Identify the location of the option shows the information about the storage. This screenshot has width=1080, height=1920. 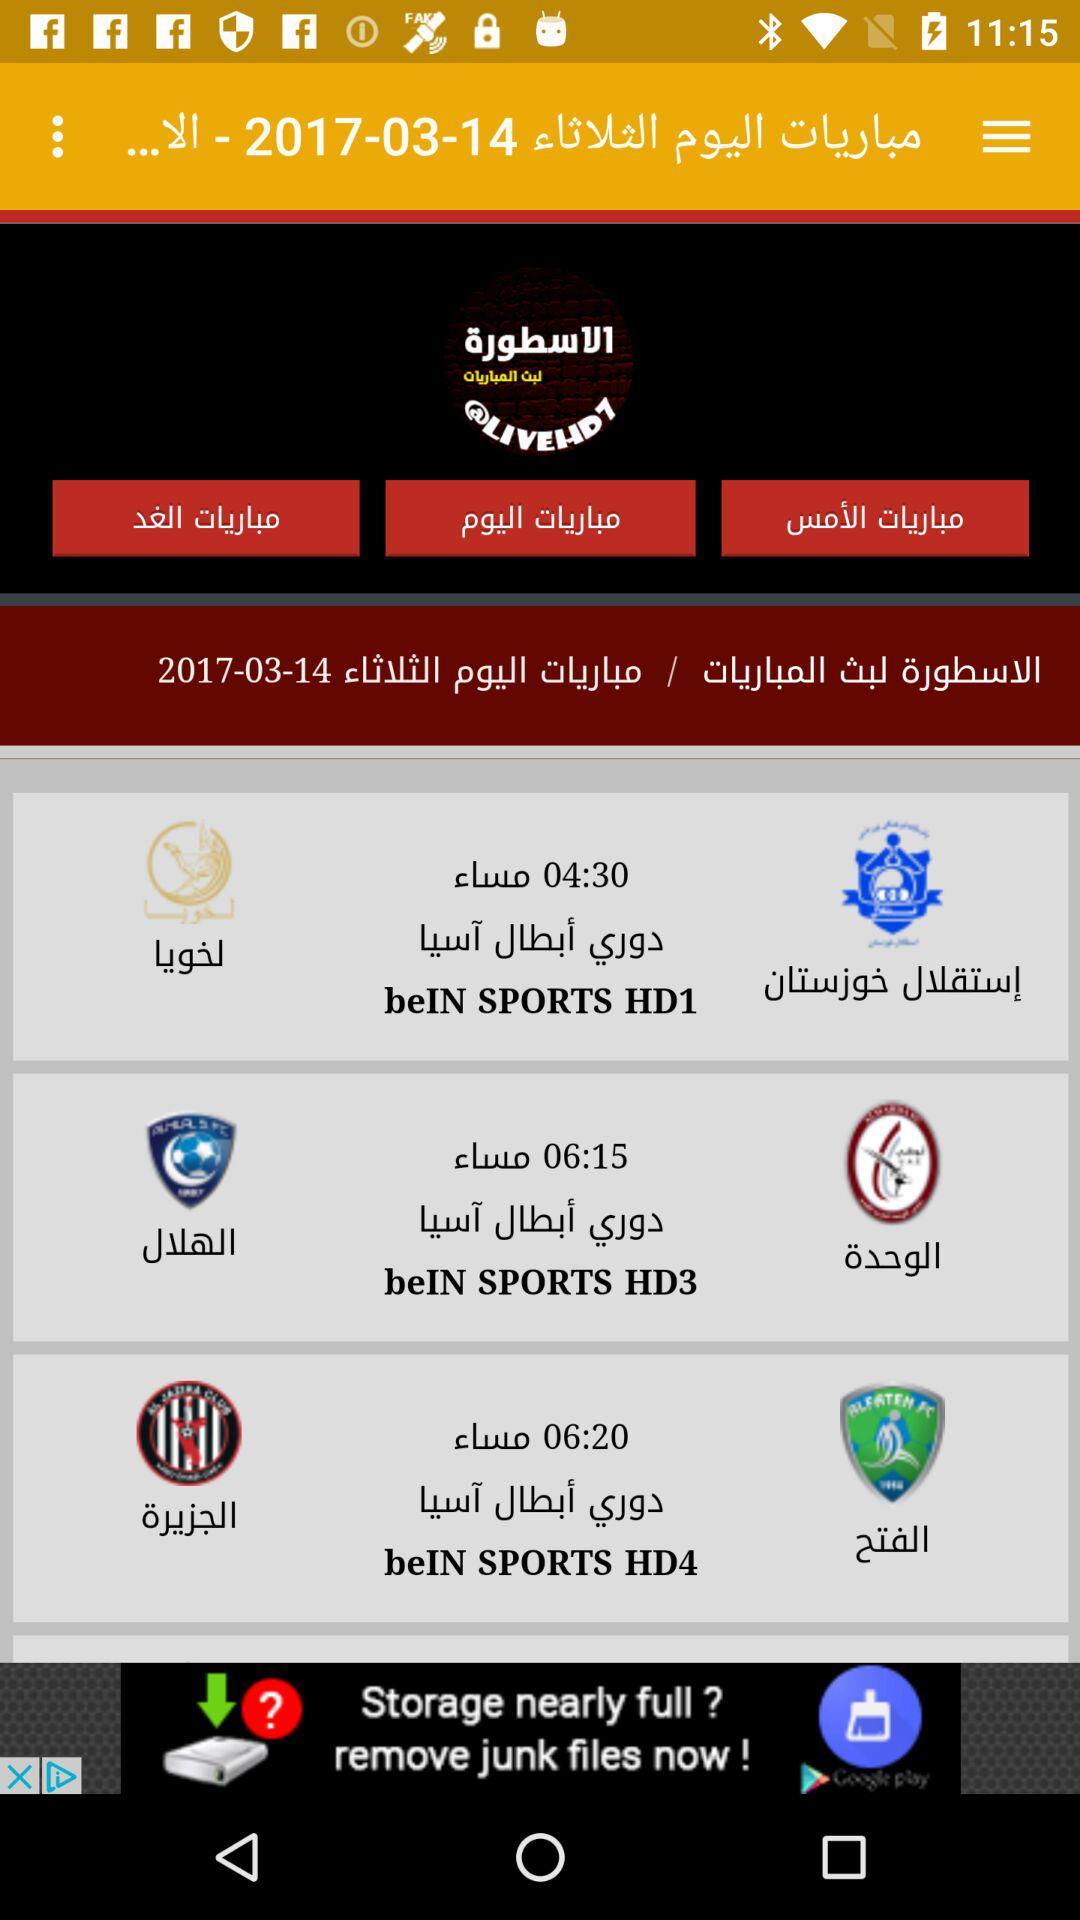
(540, 1727).